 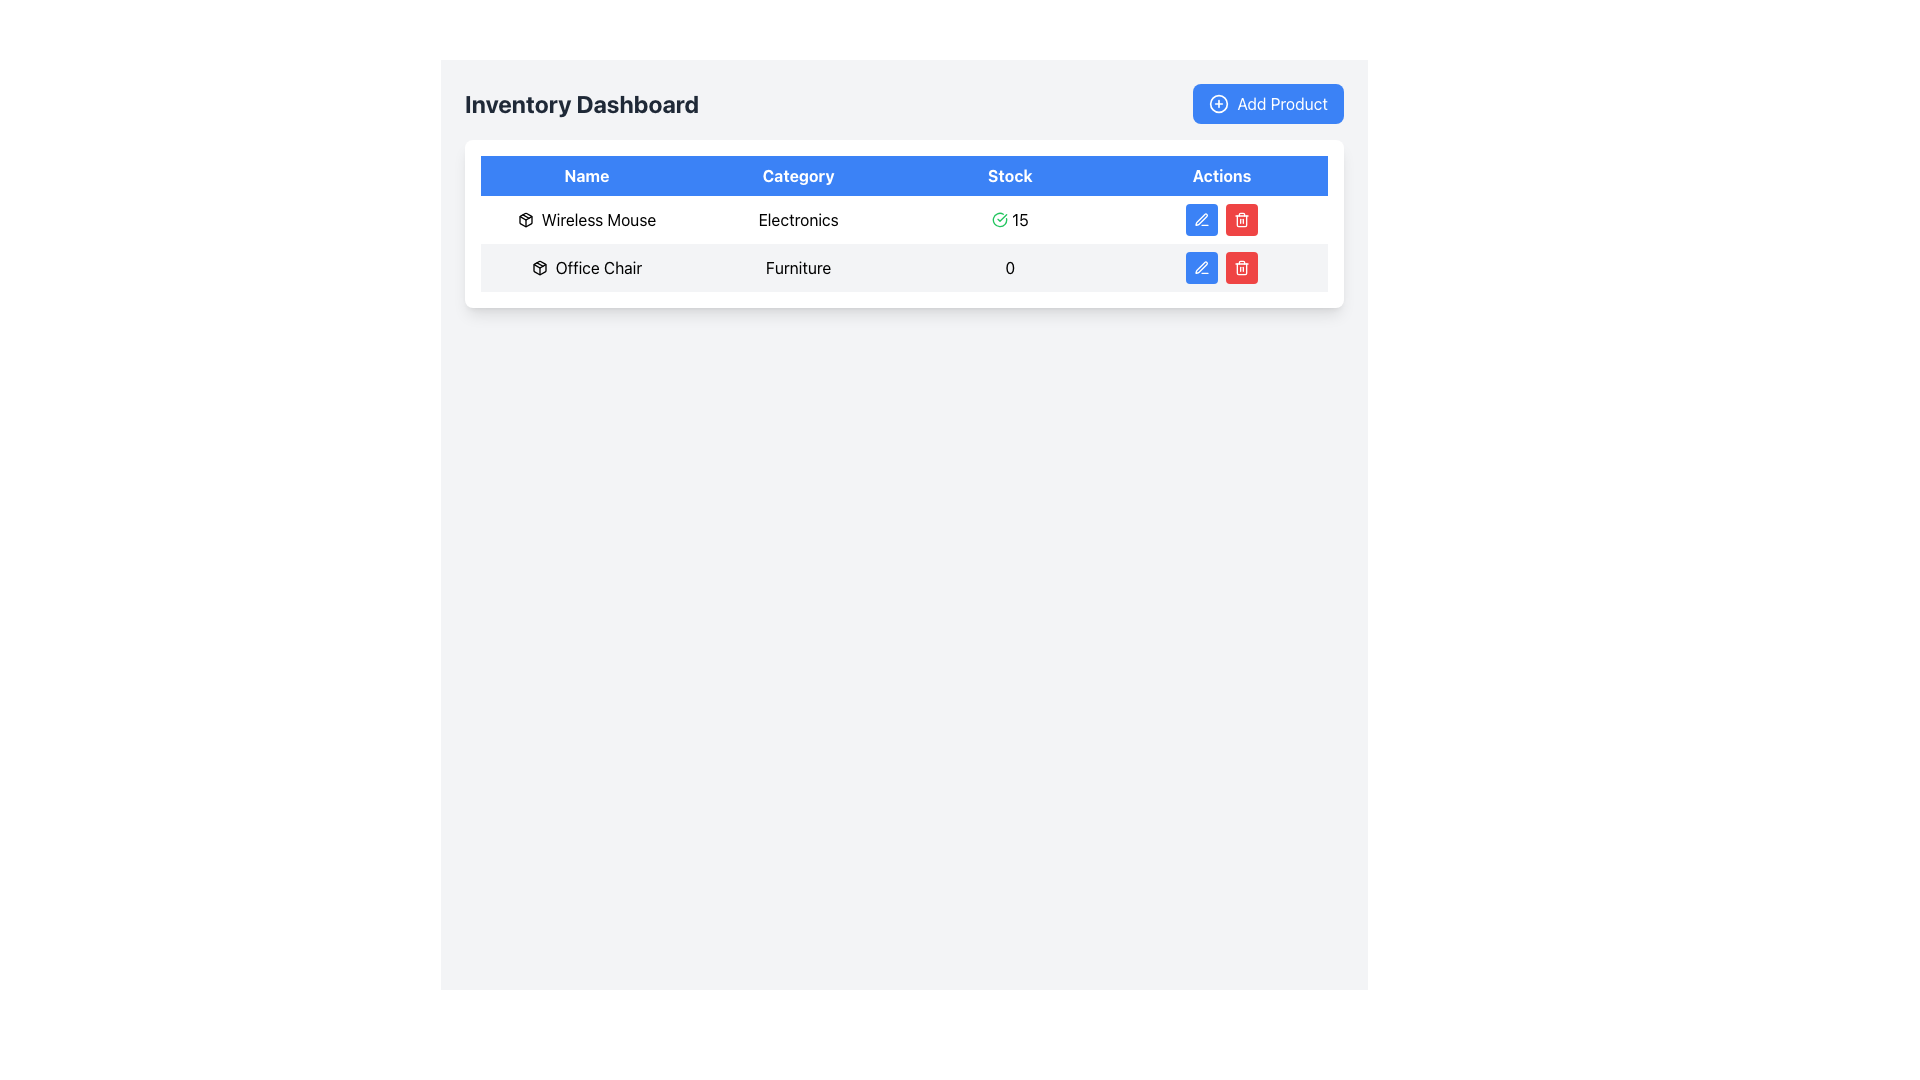 I want to click on the Text label displaying the stock quantity of '0', located in the second row of the table under the 'Stock' column, aligned with 'Office Chair' in the 'Name' column, so click(x=1010, y=266).